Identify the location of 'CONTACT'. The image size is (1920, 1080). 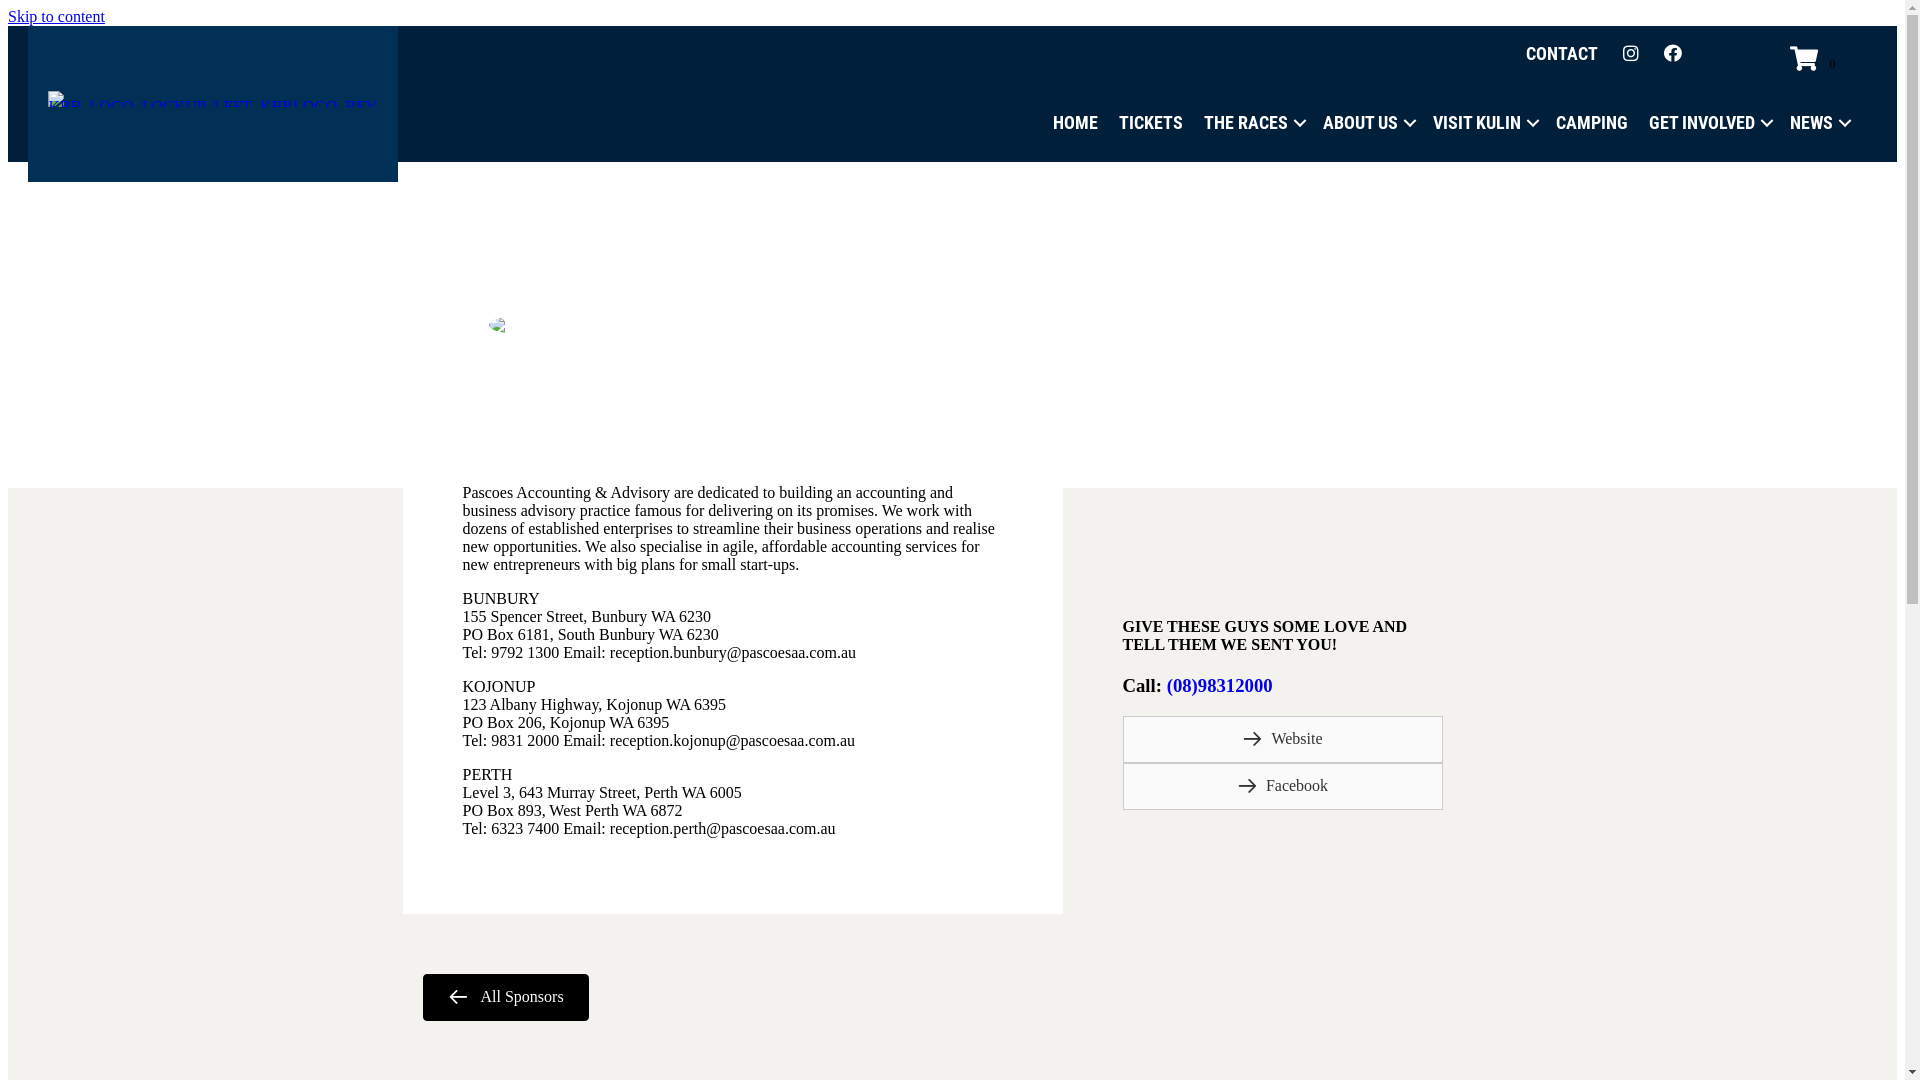
(1513, 53).